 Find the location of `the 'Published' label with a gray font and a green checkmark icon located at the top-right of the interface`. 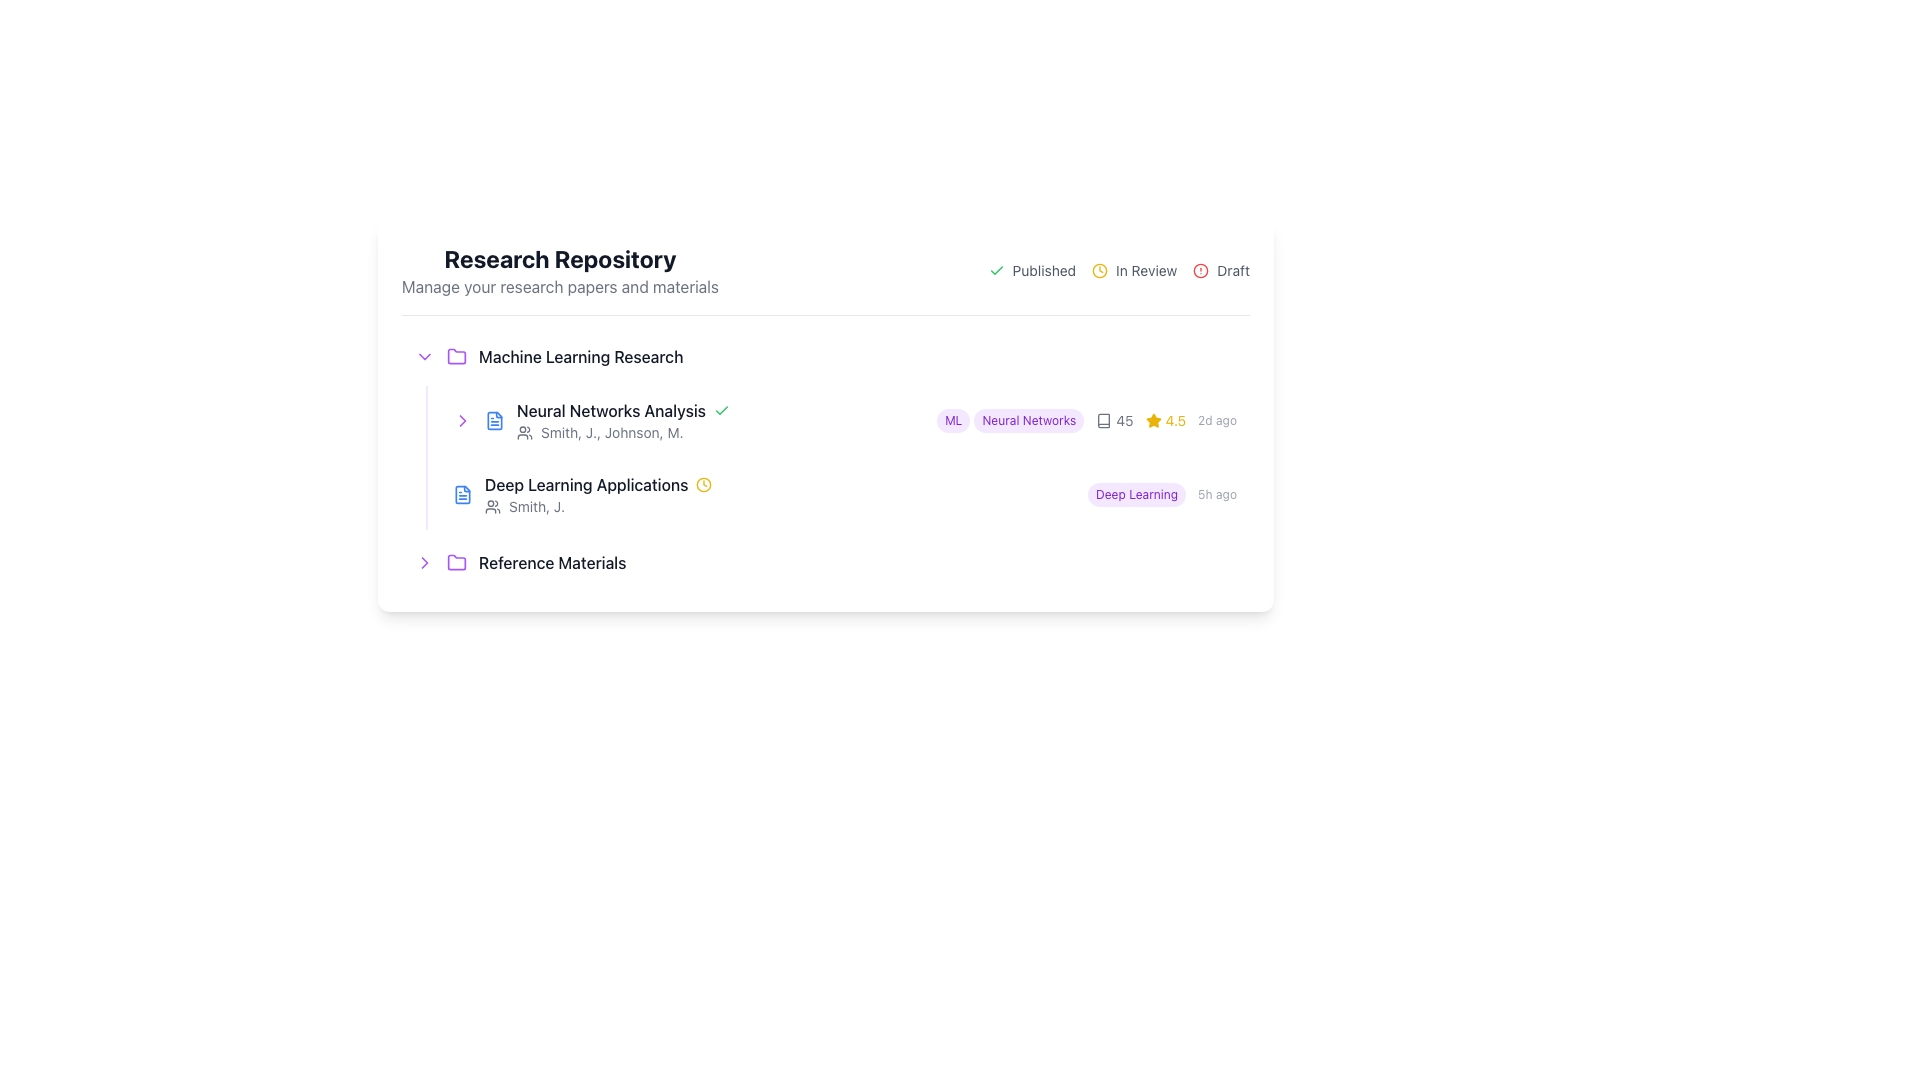

the 'Published' label with a gray font and a green checkmark icon located at the top-right of the interface is located at coordinates (1032, 270).